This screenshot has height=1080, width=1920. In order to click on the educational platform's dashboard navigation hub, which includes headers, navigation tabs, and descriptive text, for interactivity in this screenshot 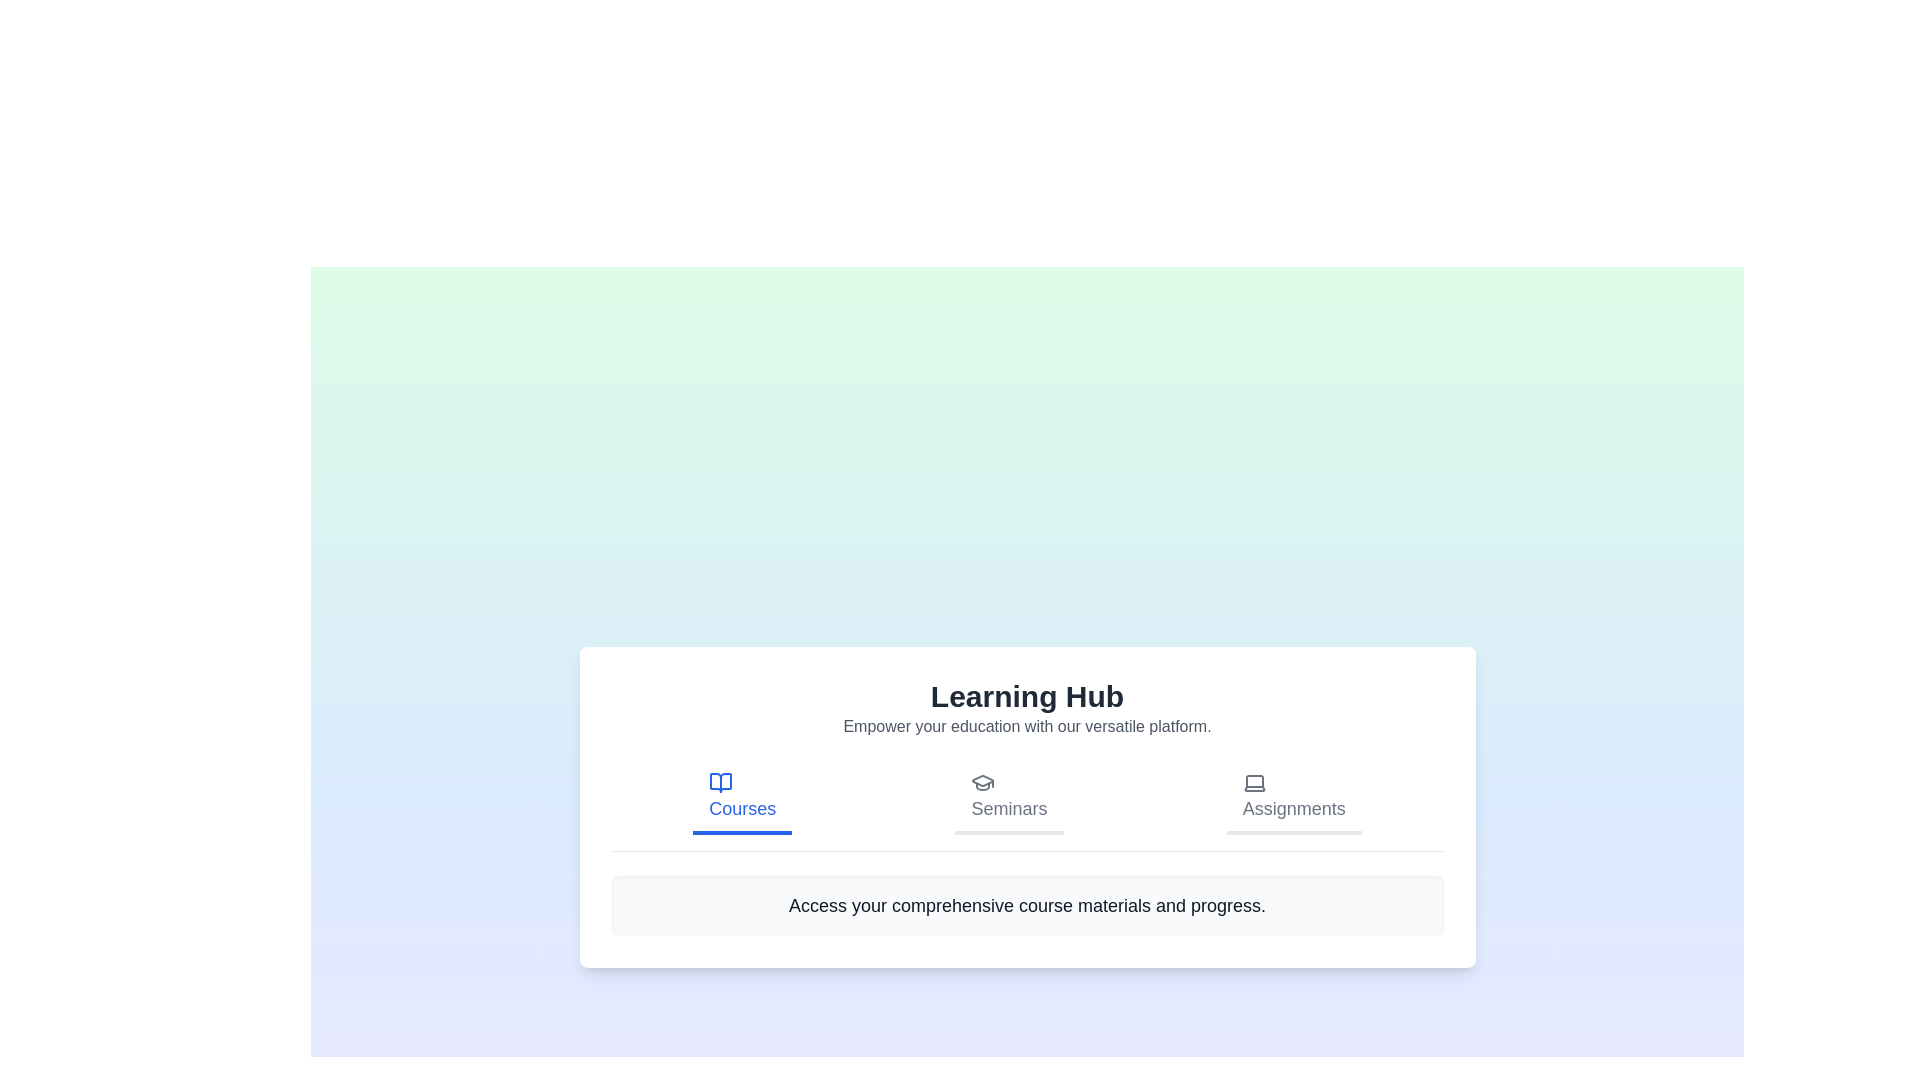, I will do `click(1027, 805)`.